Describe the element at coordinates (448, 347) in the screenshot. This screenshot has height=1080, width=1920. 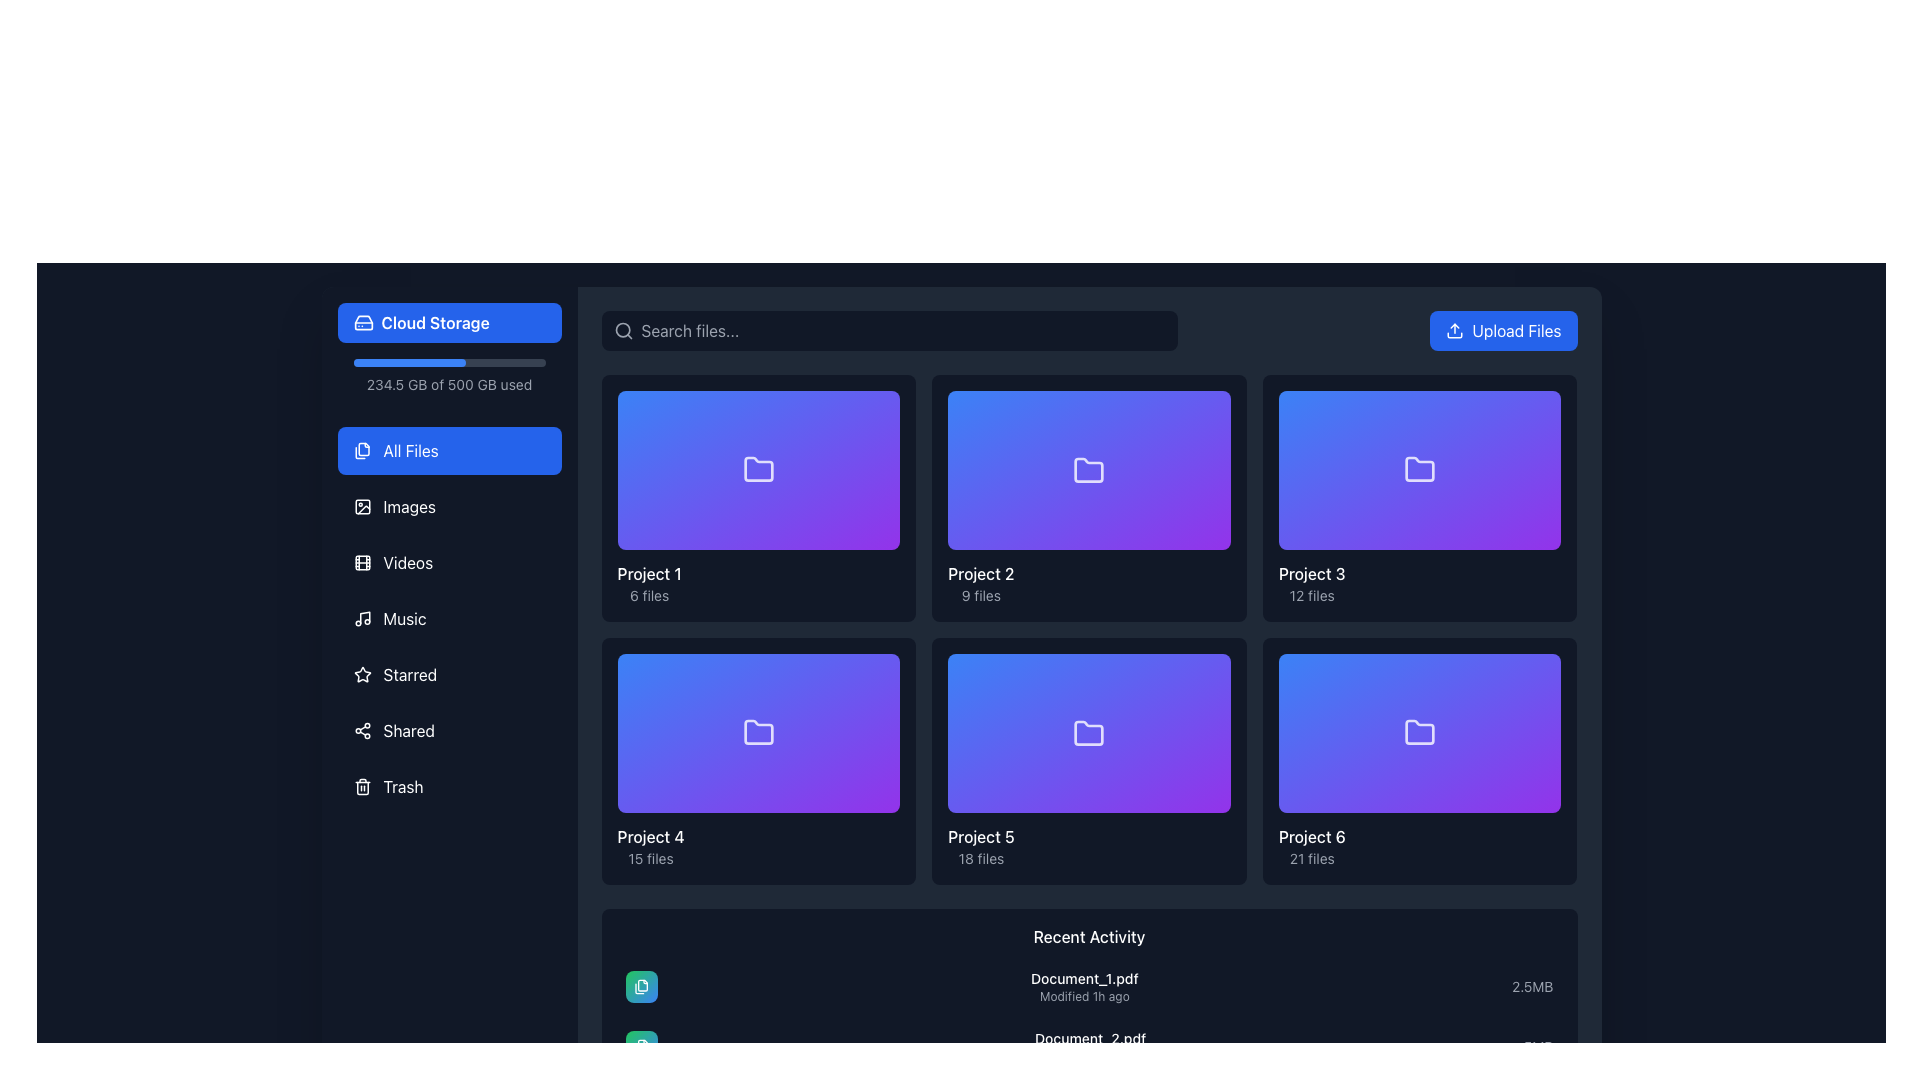
I see `the Information display module with a progress indicator located in the top-left section of the application interface, above the vertical list of navigational options` at that location.